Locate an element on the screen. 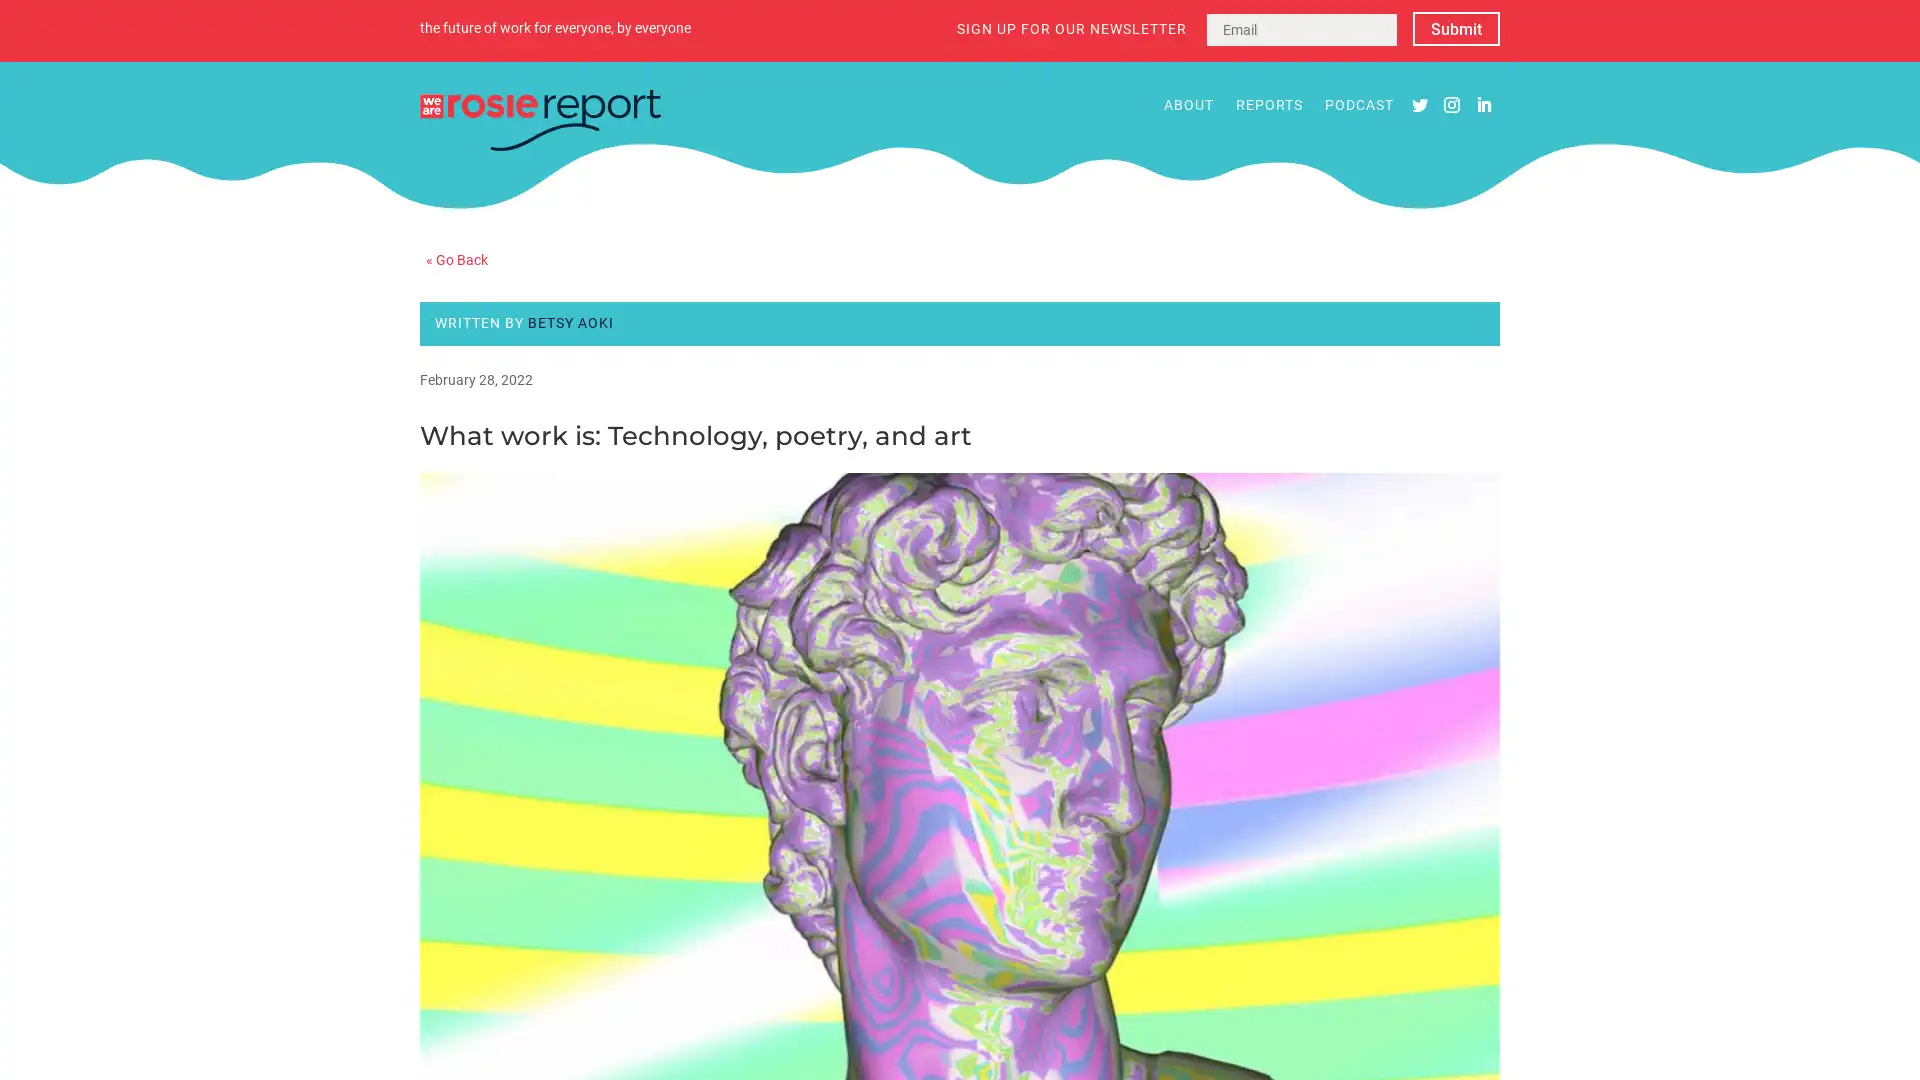  Go Back is located at coordinates (455, 257).